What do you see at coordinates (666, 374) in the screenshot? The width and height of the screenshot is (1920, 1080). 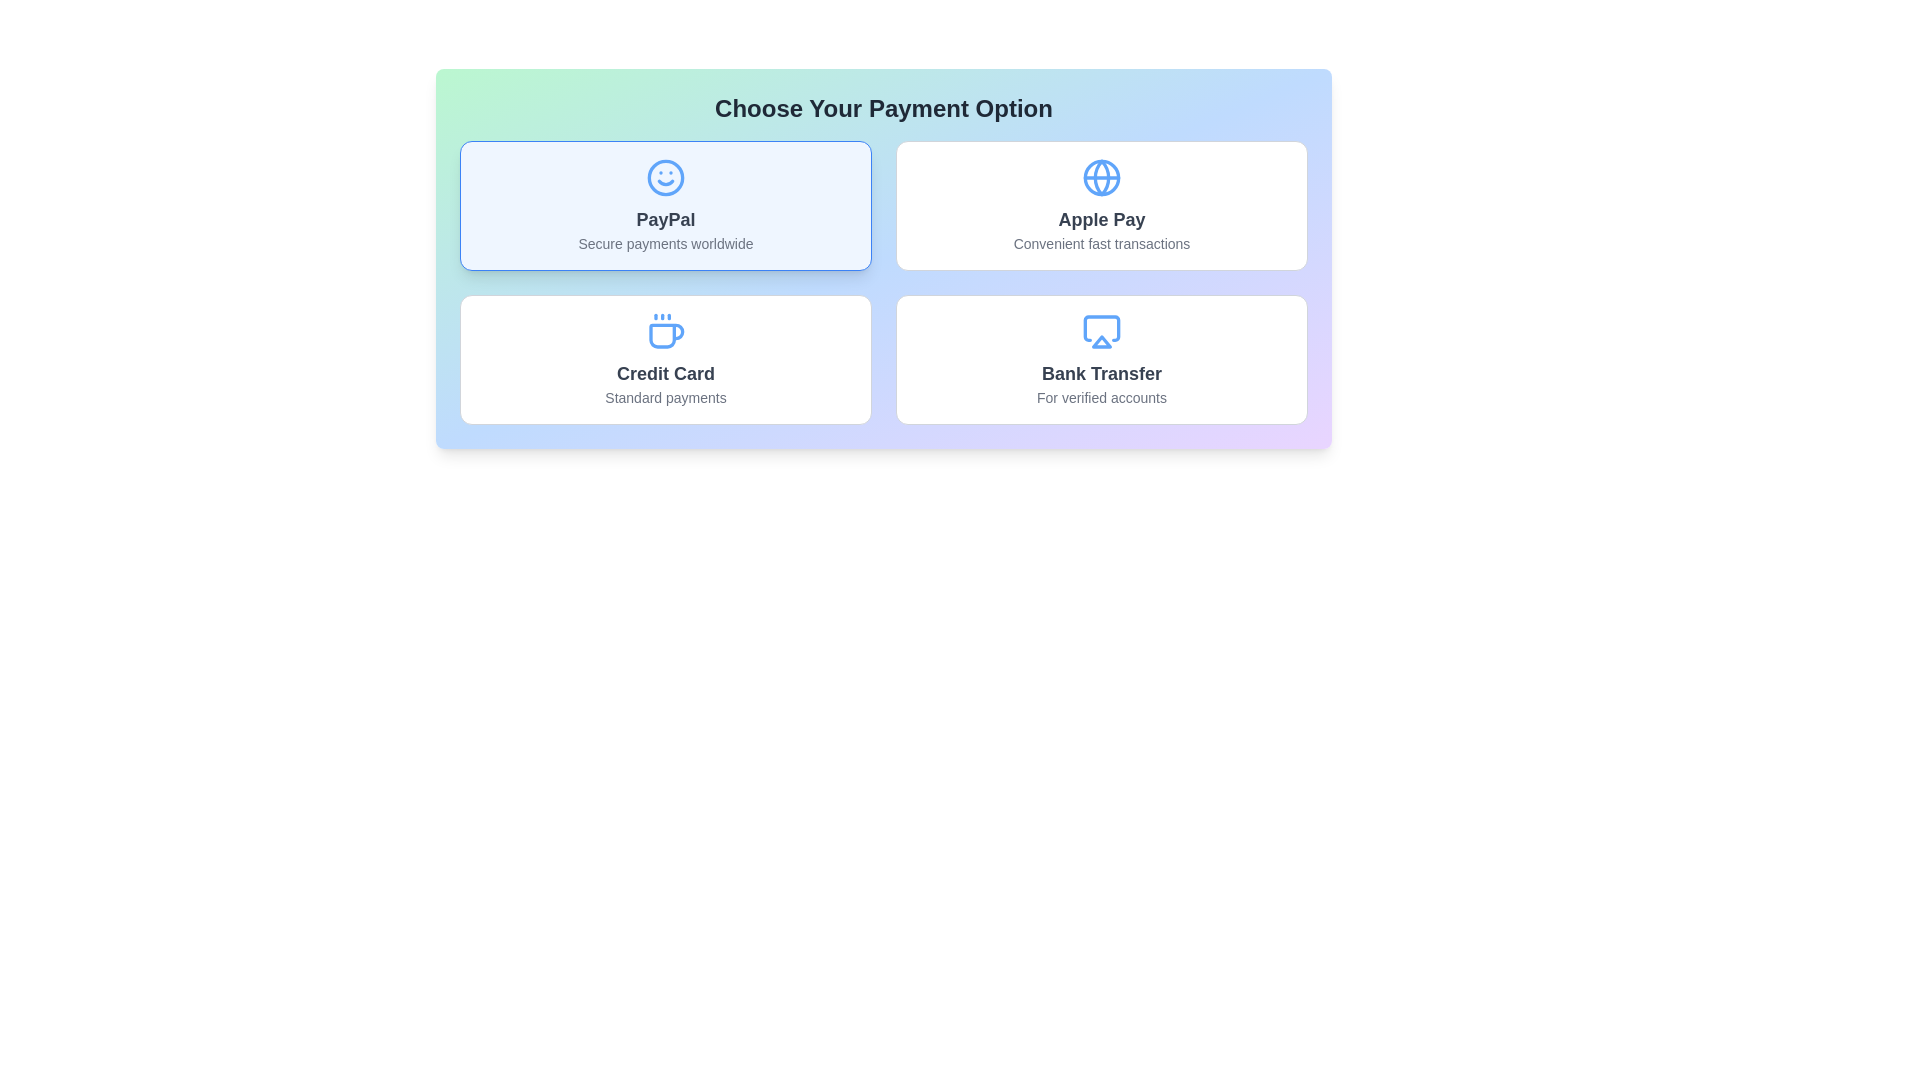 I see `the 'Credit Card' text label displayed in bold, medium-large sans-serif font within the payment options card` at bounding box center [666, 374].